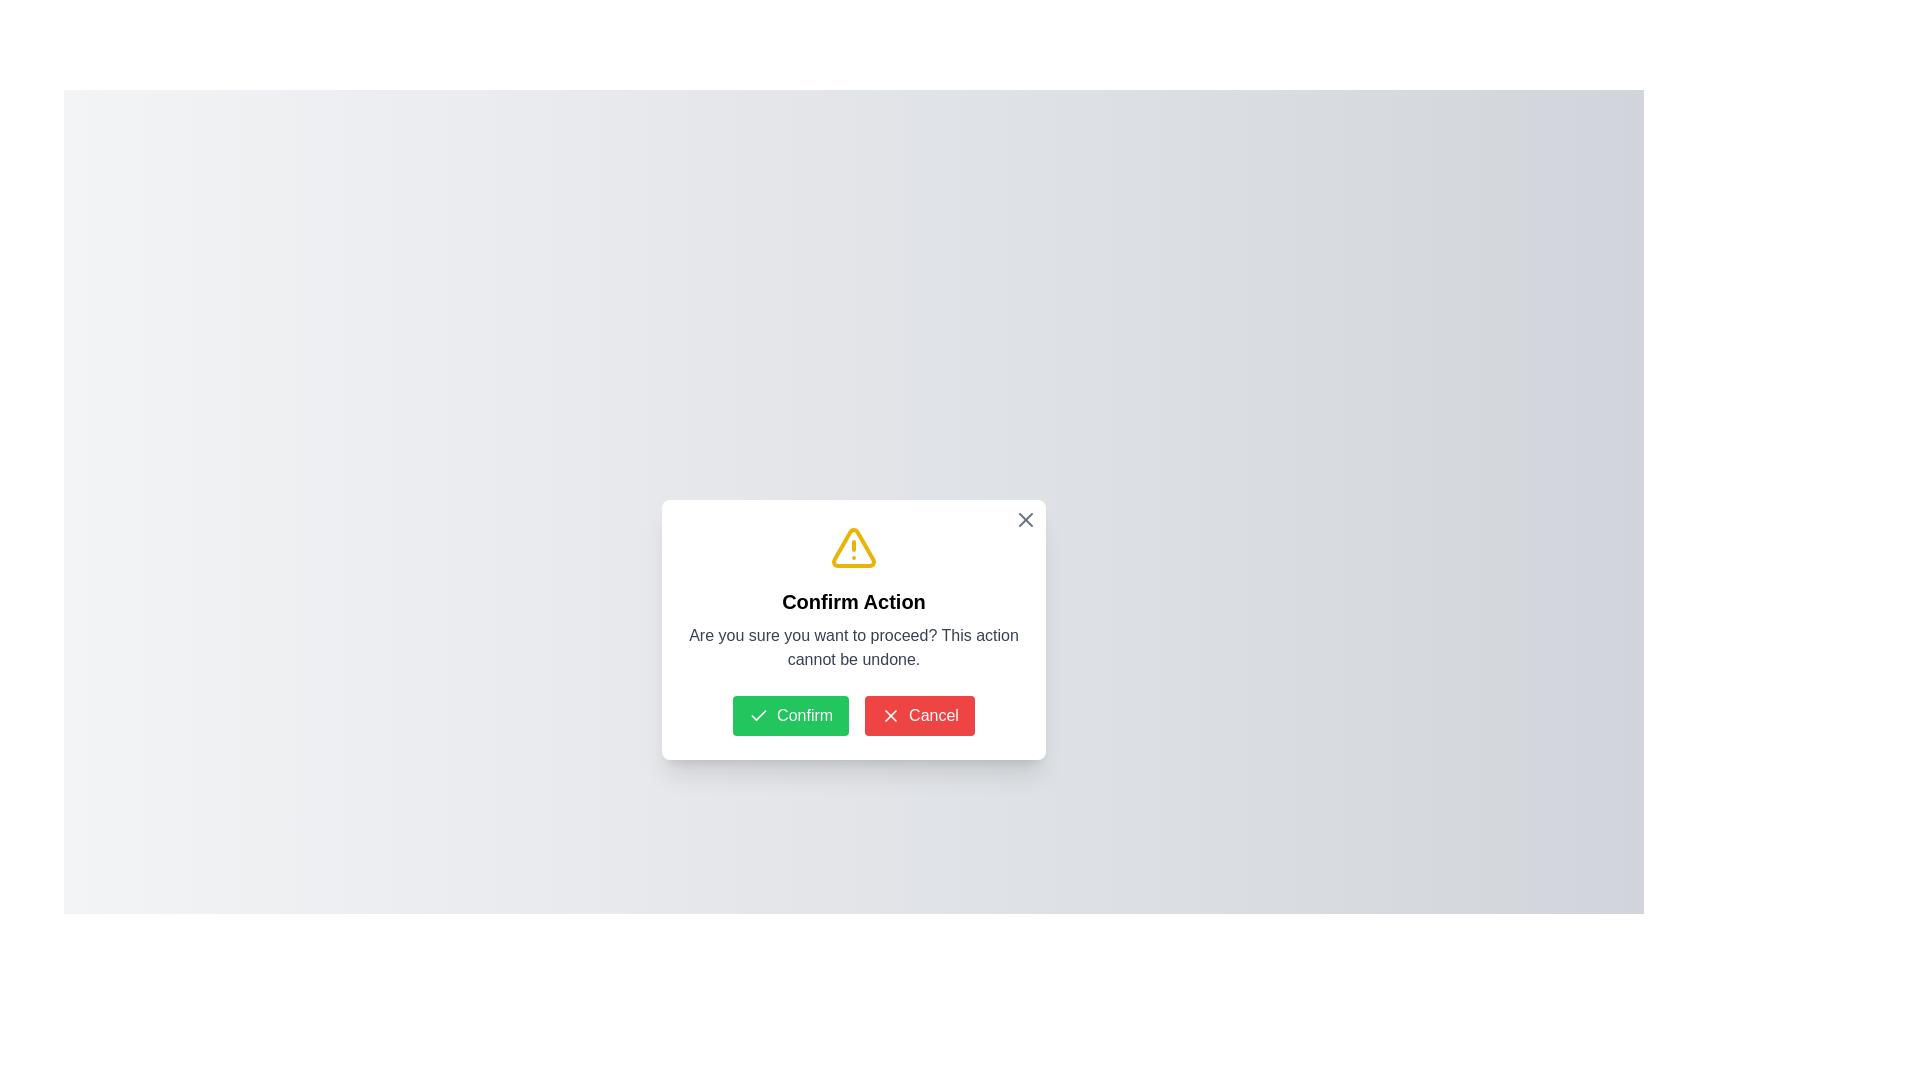  Describe the element at coordinates (854, 547) in the screenshot. I see `the visual warning icon located at the top-center of the modal dialog box, above the title 'Confirm Action'` at that location.